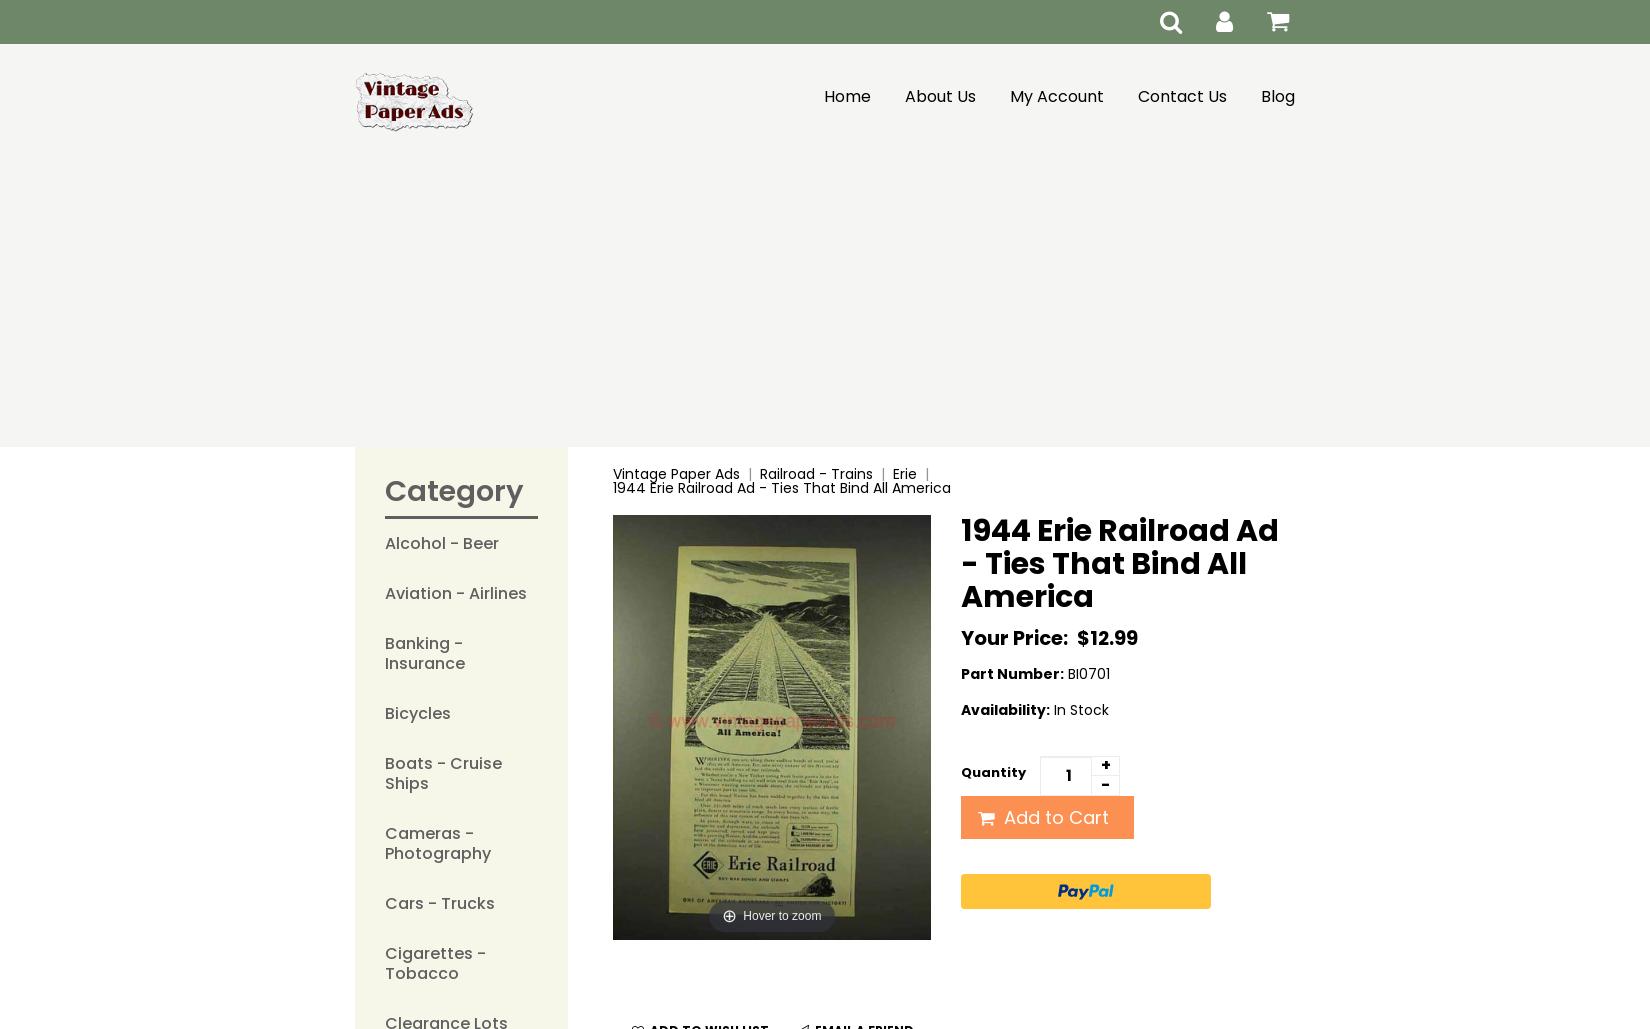  Describe the element at coordinates (437, 842) in the screenshot. I see `'Cameras - Photography'` at that location.